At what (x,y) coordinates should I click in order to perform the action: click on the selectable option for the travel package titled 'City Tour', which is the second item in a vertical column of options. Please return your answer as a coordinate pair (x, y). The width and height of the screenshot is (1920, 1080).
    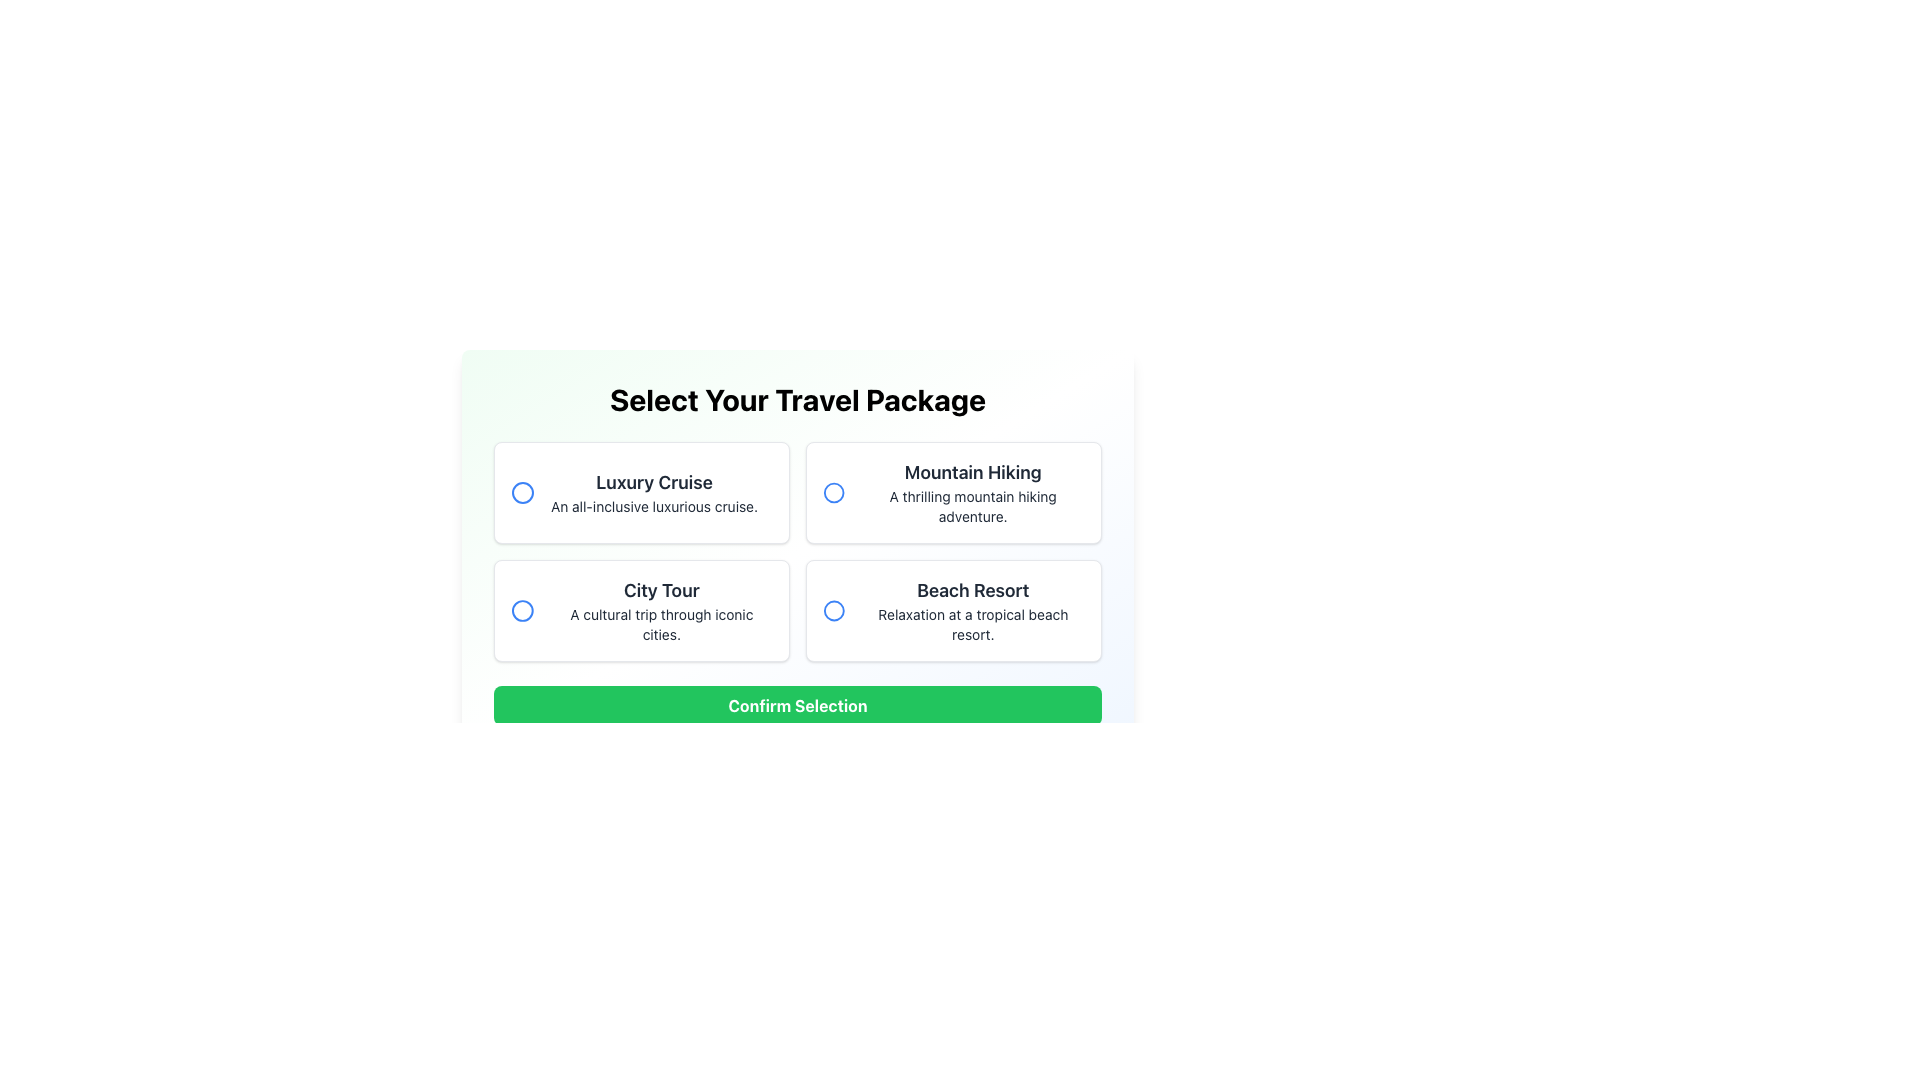
    Looking at the image, I should click on (661, 609).